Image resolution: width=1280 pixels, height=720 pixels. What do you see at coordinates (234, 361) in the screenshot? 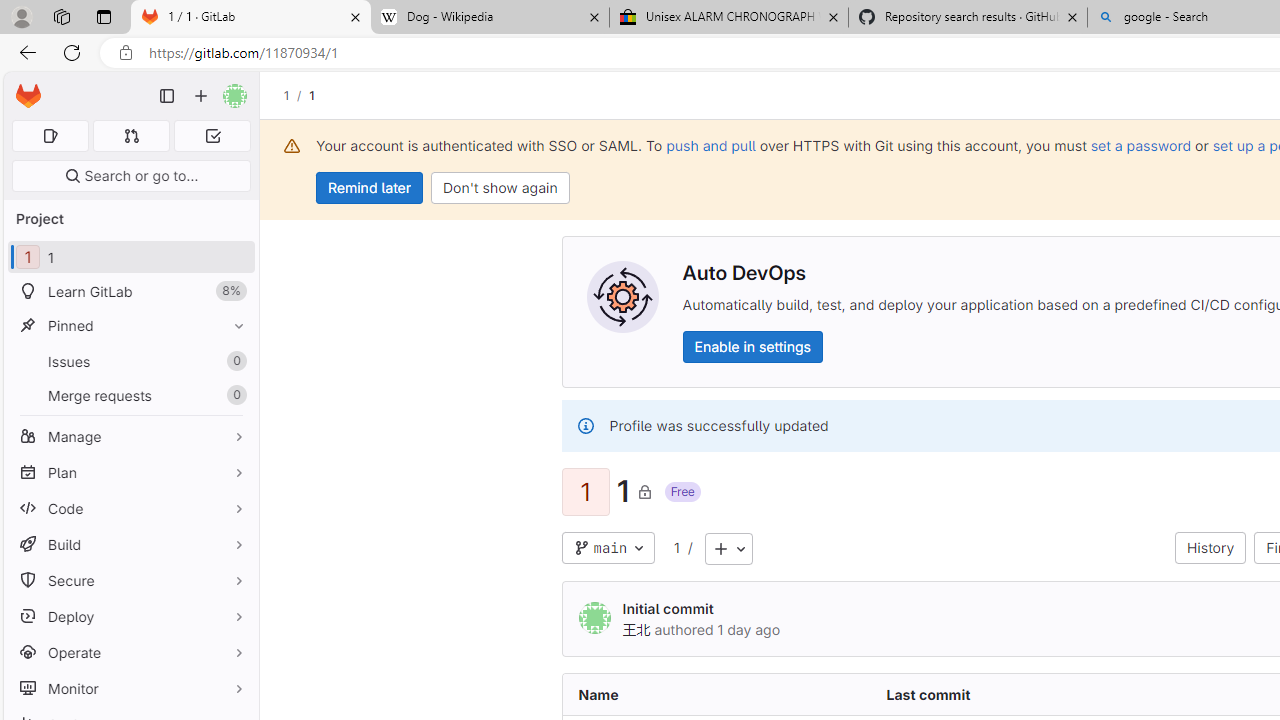
I see `'Unpin Issues'` at bounding box center [234, 361].